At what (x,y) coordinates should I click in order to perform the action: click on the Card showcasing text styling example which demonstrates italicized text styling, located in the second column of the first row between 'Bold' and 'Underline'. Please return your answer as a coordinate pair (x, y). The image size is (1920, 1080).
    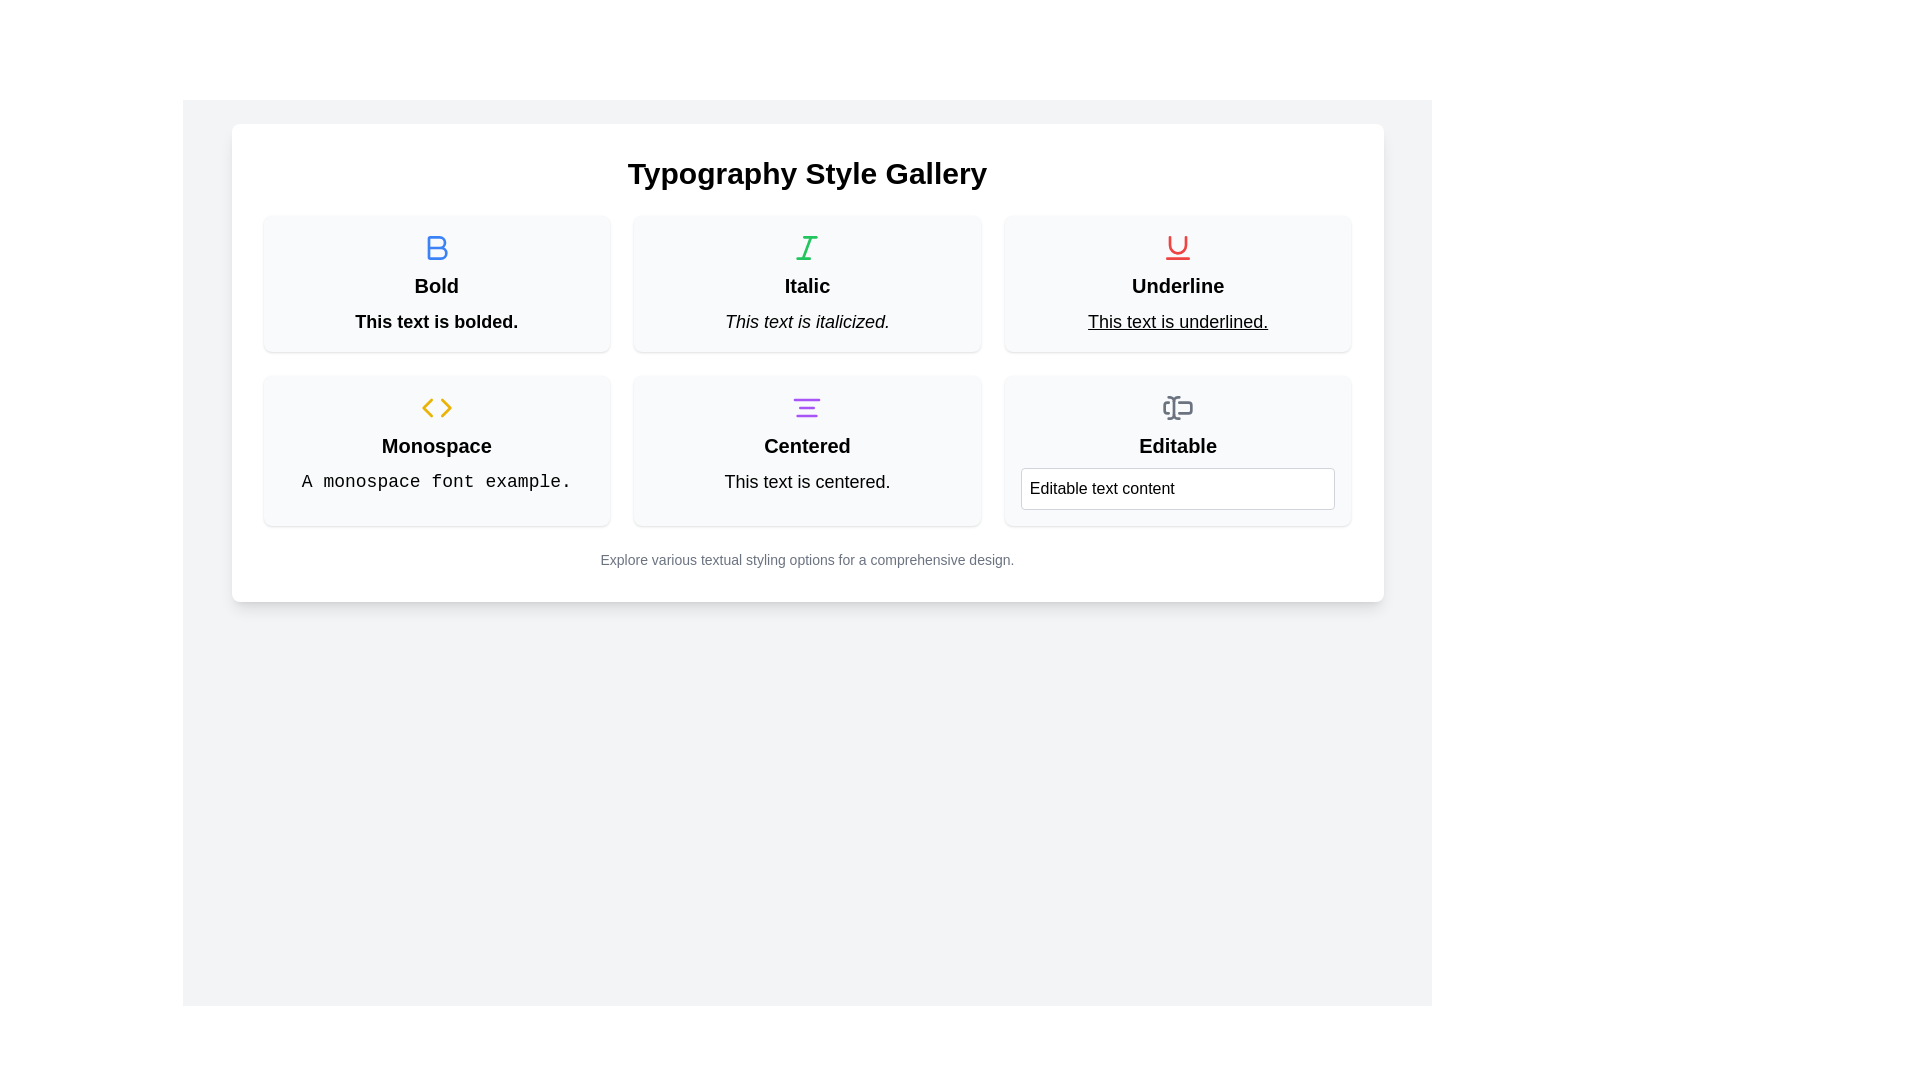
    Looking at the image, I should click on (807, 284).